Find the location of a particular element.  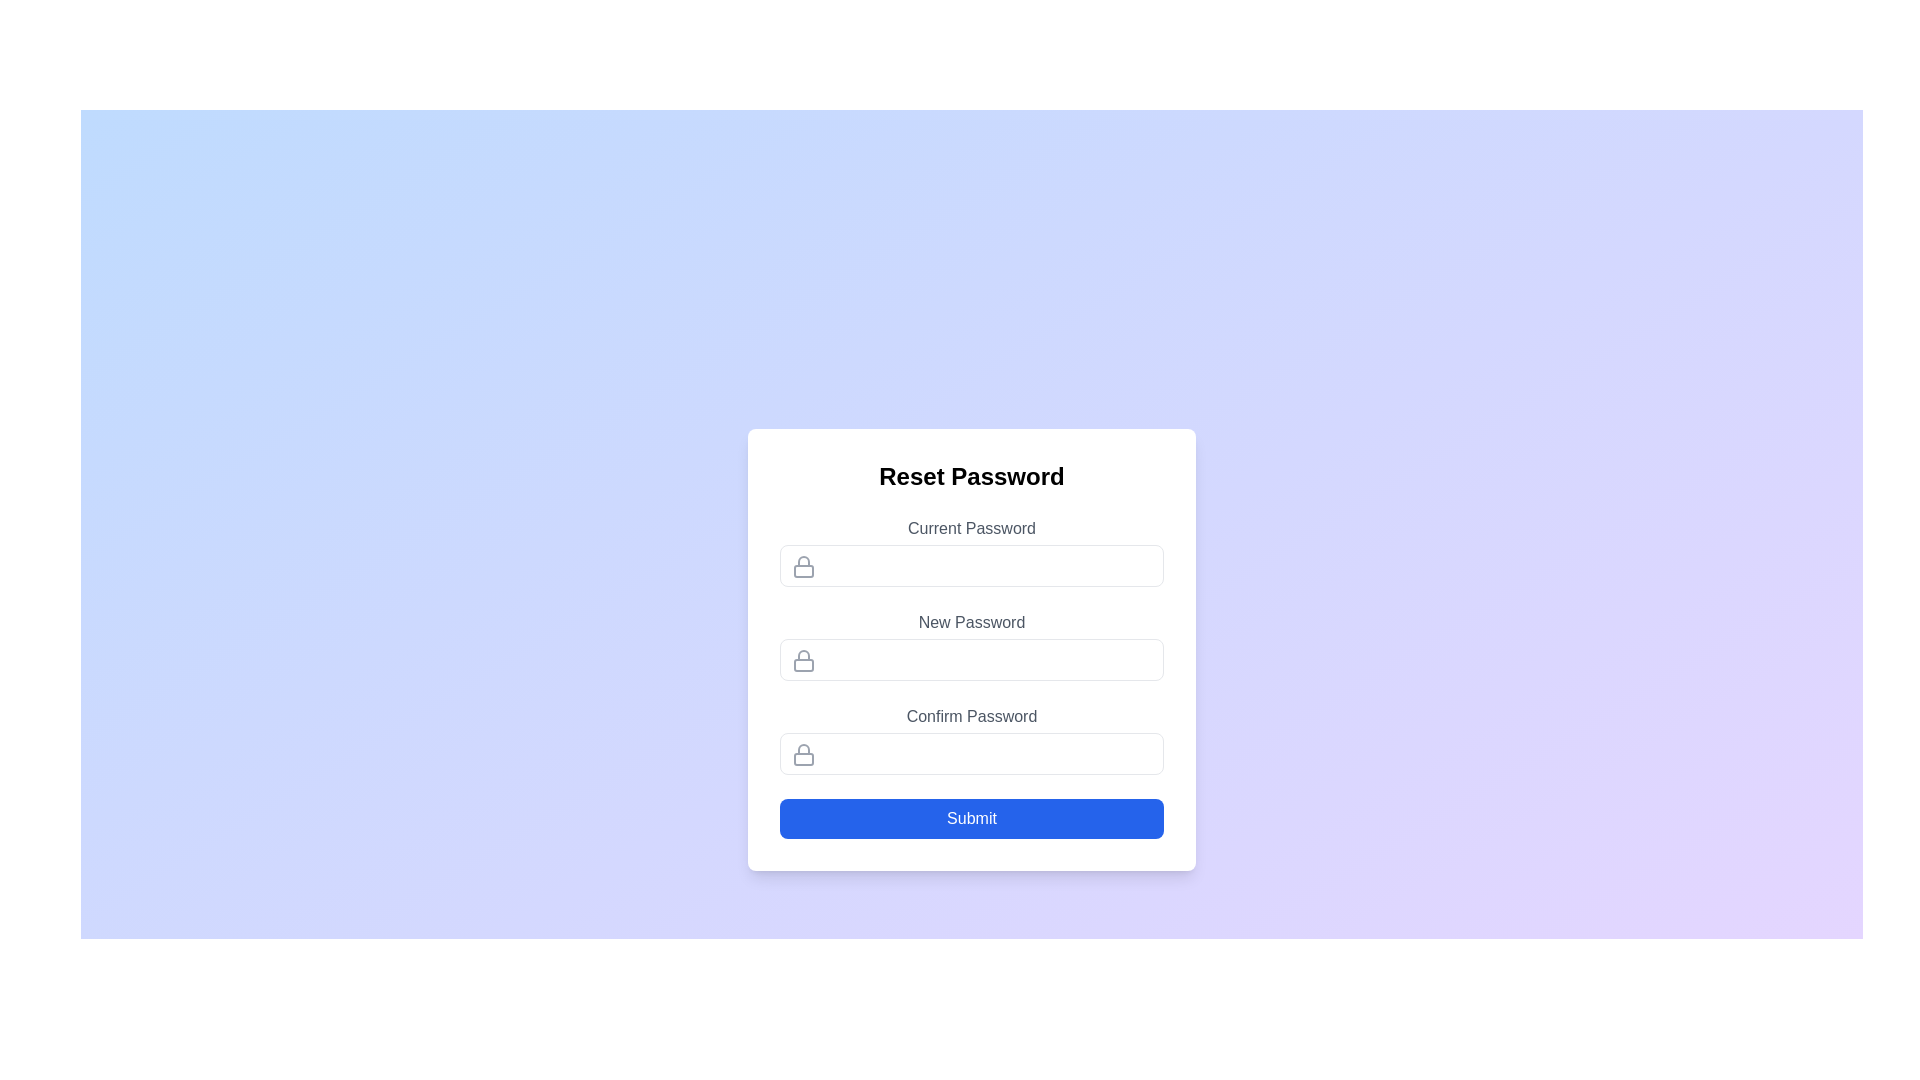

the decorative rectangular shape that visually represents part of the third lock icon located to the left of the 'Confirm Password' field in the 'Reset Password' form is located at coordinates (804, 759).